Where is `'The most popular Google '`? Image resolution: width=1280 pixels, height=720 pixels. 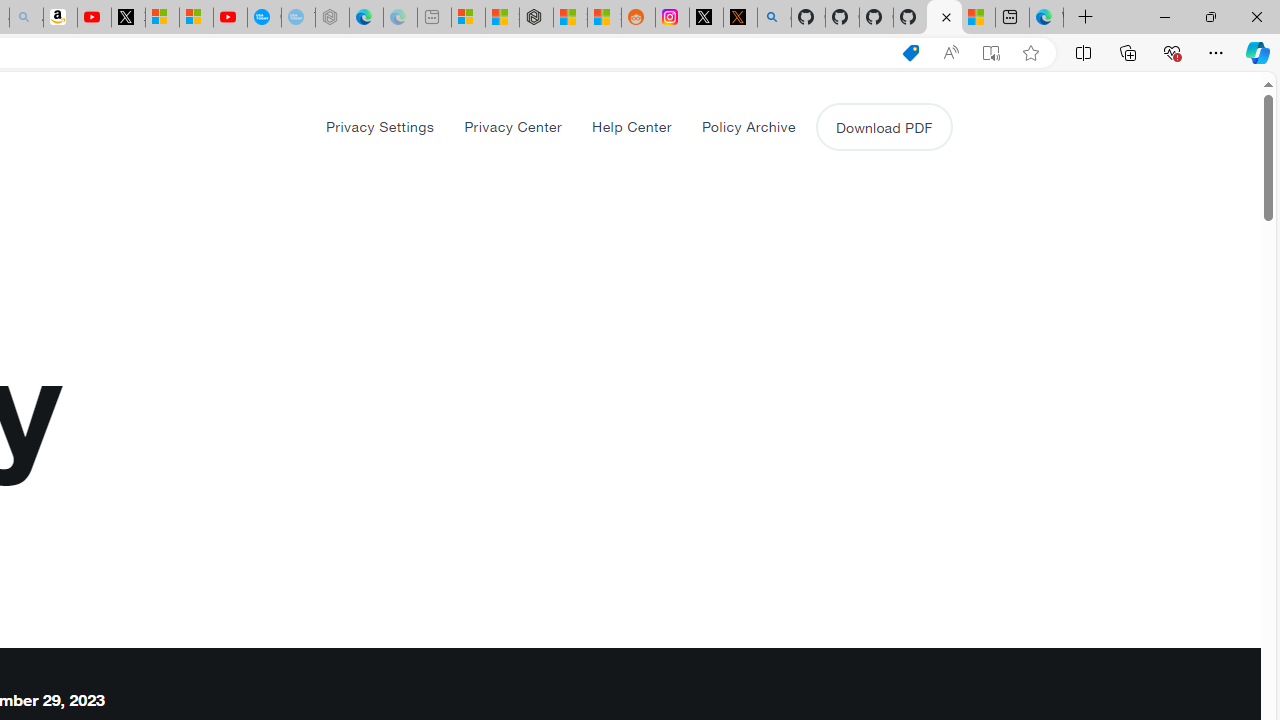
'The most popular Google ' is located at coordinates (297, 17).